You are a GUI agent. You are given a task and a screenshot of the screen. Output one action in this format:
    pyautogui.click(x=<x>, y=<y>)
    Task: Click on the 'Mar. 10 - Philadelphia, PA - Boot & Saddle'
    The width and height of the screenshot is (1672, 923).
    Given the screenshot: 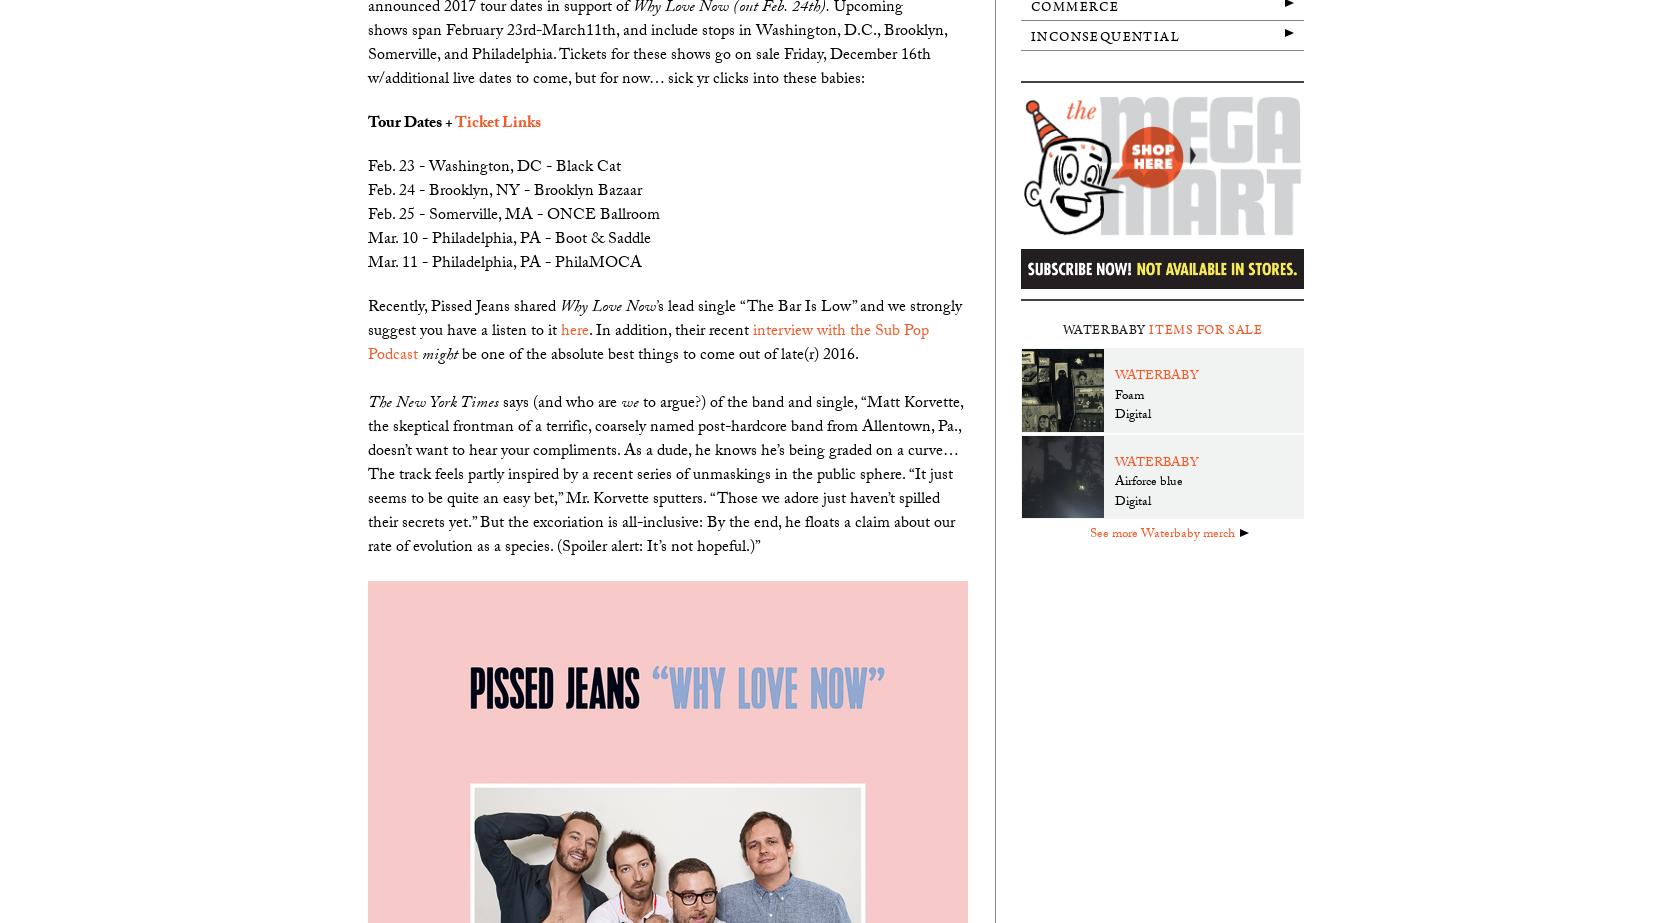 What is the action you would take?
    pyautogui.click(x=367, y=239)
    